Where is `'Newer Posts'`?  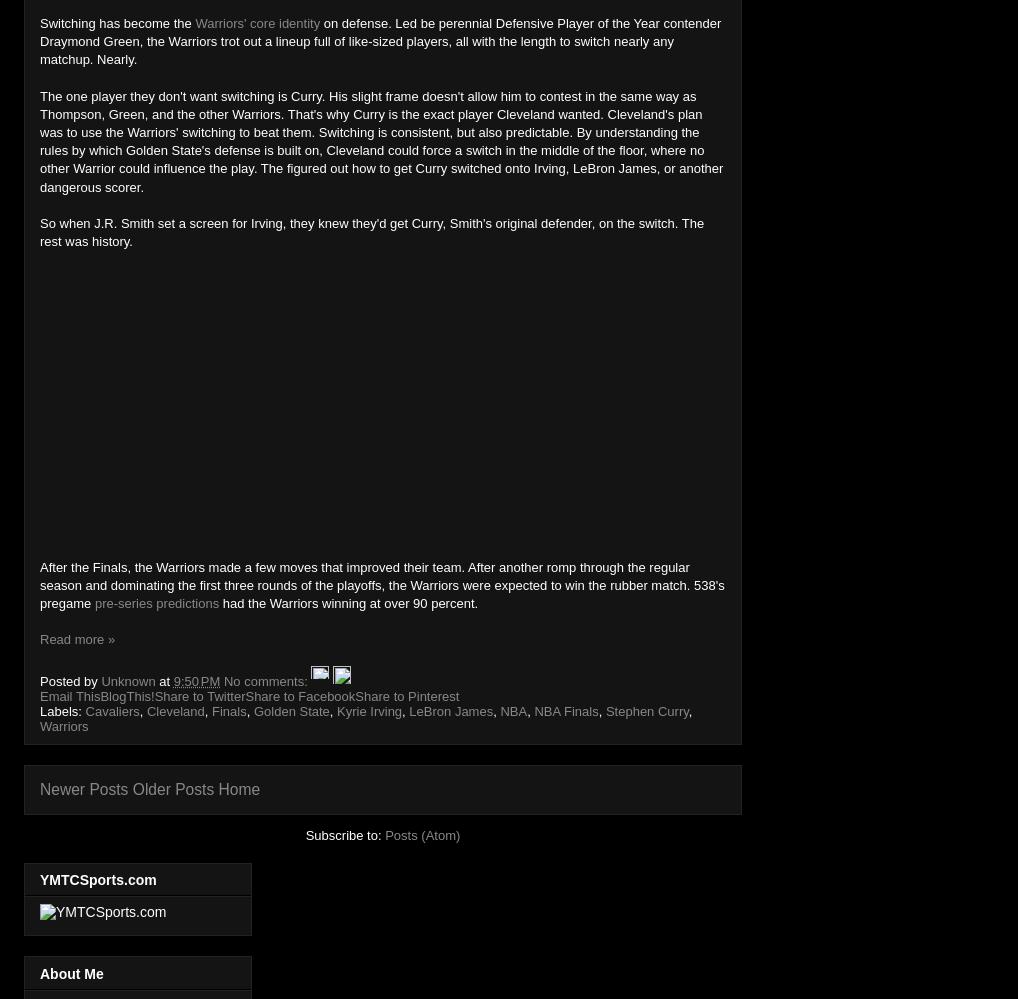
'Newer Posts' is located at coordinates (83, 789).